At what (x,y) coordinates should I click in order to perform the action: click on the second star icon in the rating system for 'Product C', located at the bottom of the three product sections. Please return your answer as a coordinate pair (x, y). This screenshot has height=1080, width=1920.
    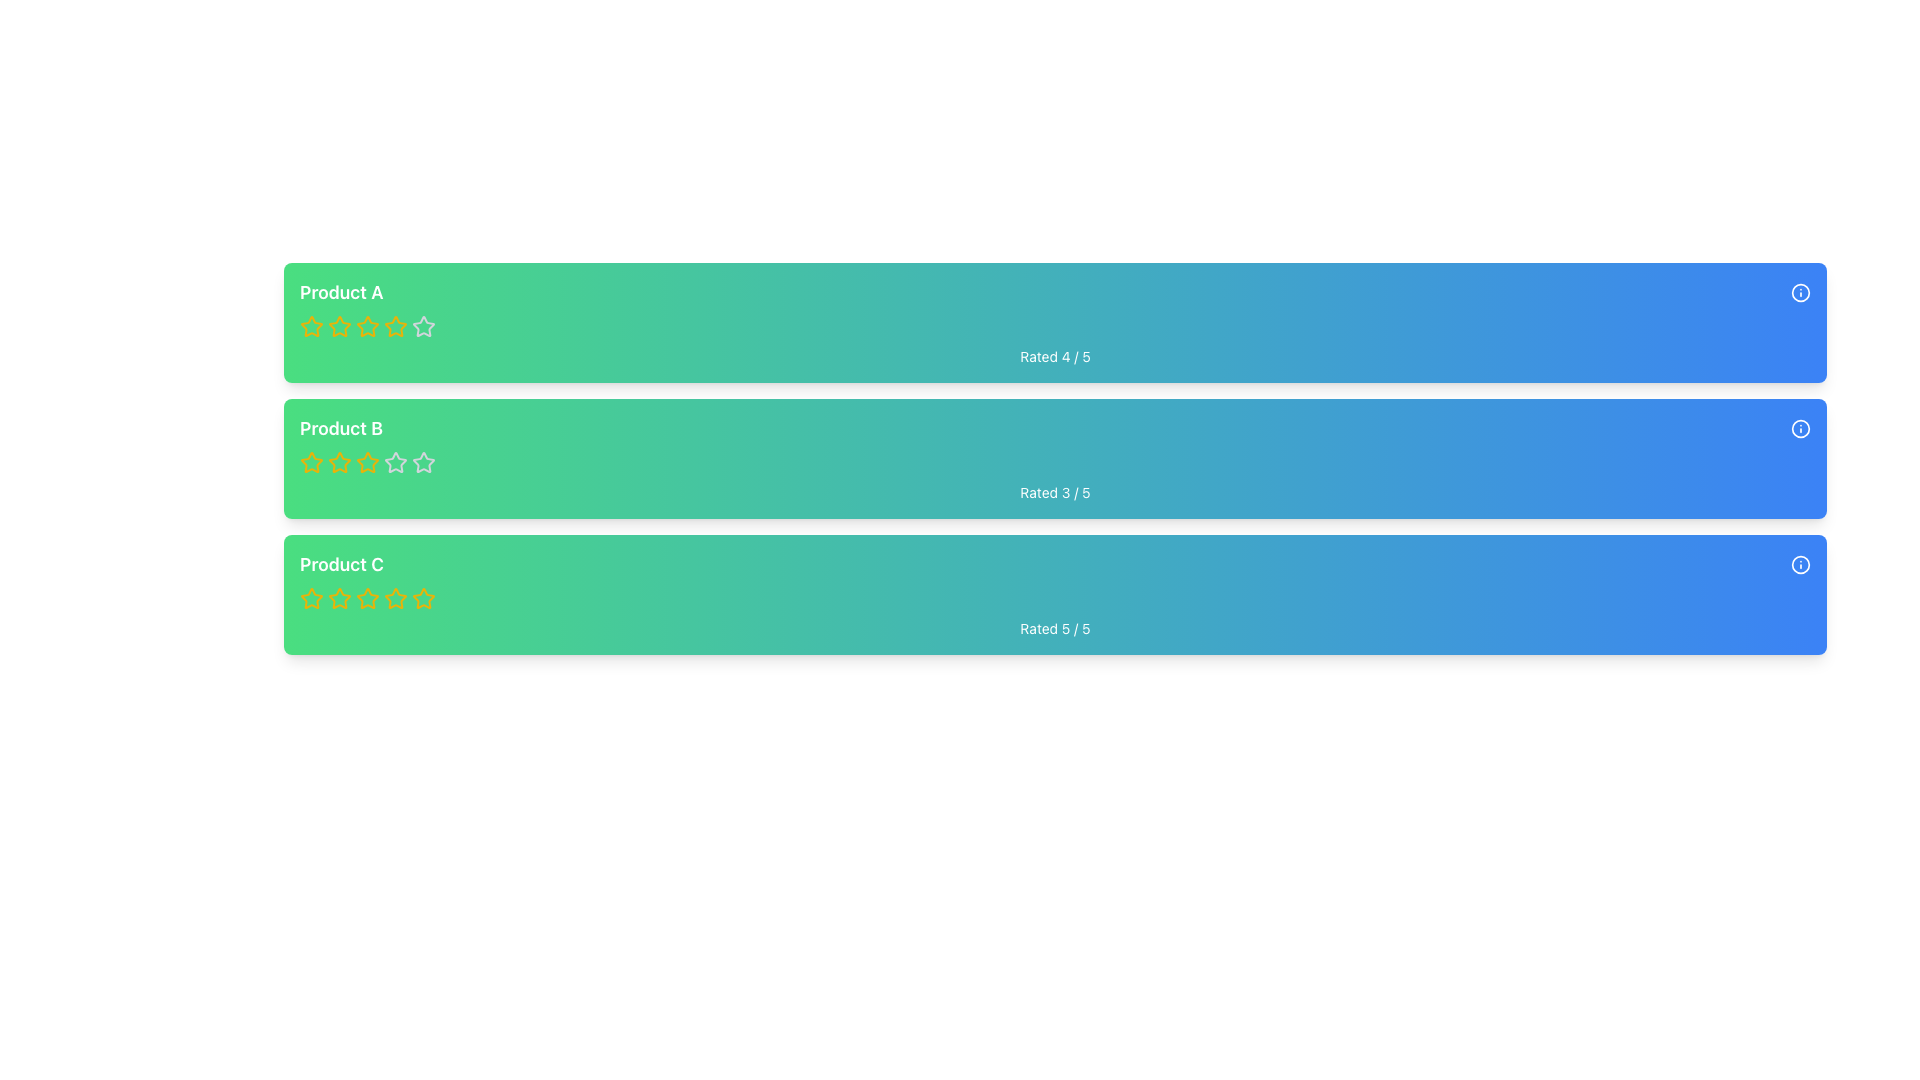
    Looking at the image, I should click on (340, 597).